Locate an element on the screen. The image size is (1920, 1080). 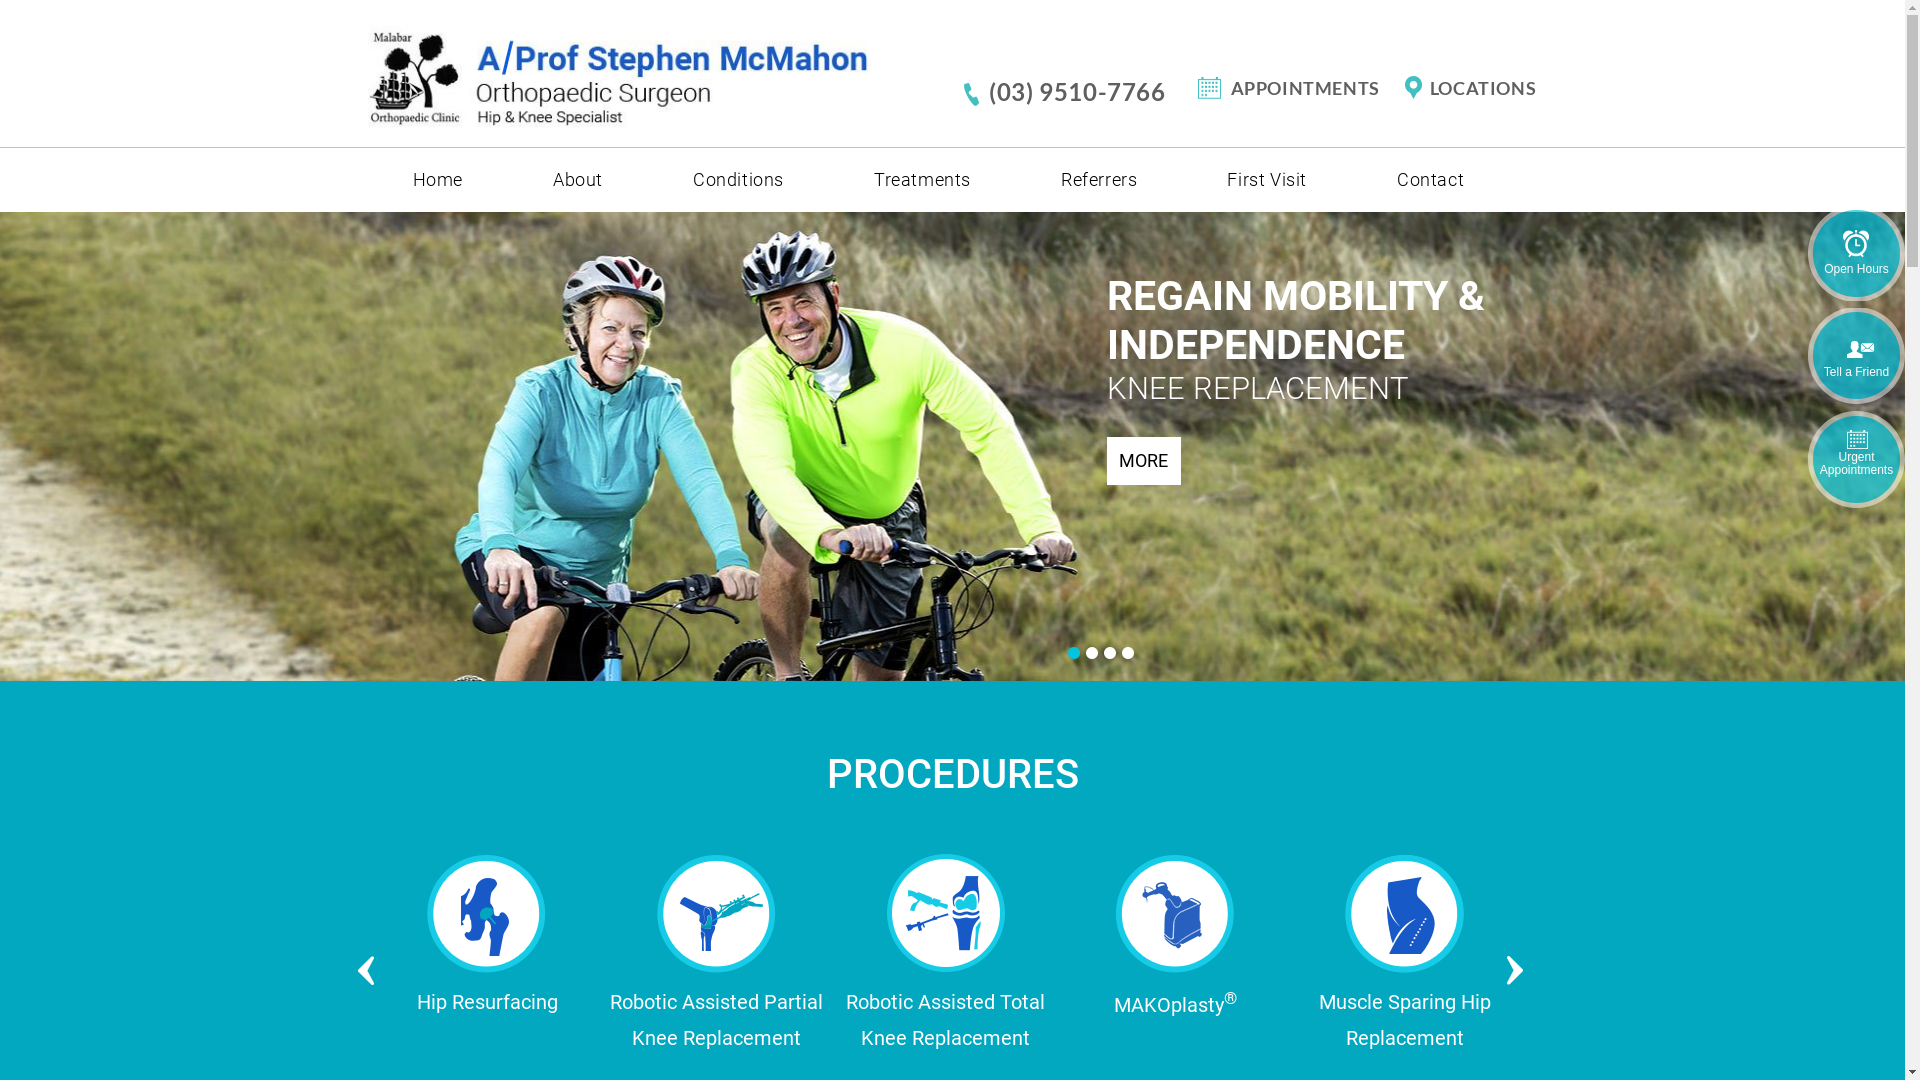
'MORE' is located at coordinates (1142, 460).